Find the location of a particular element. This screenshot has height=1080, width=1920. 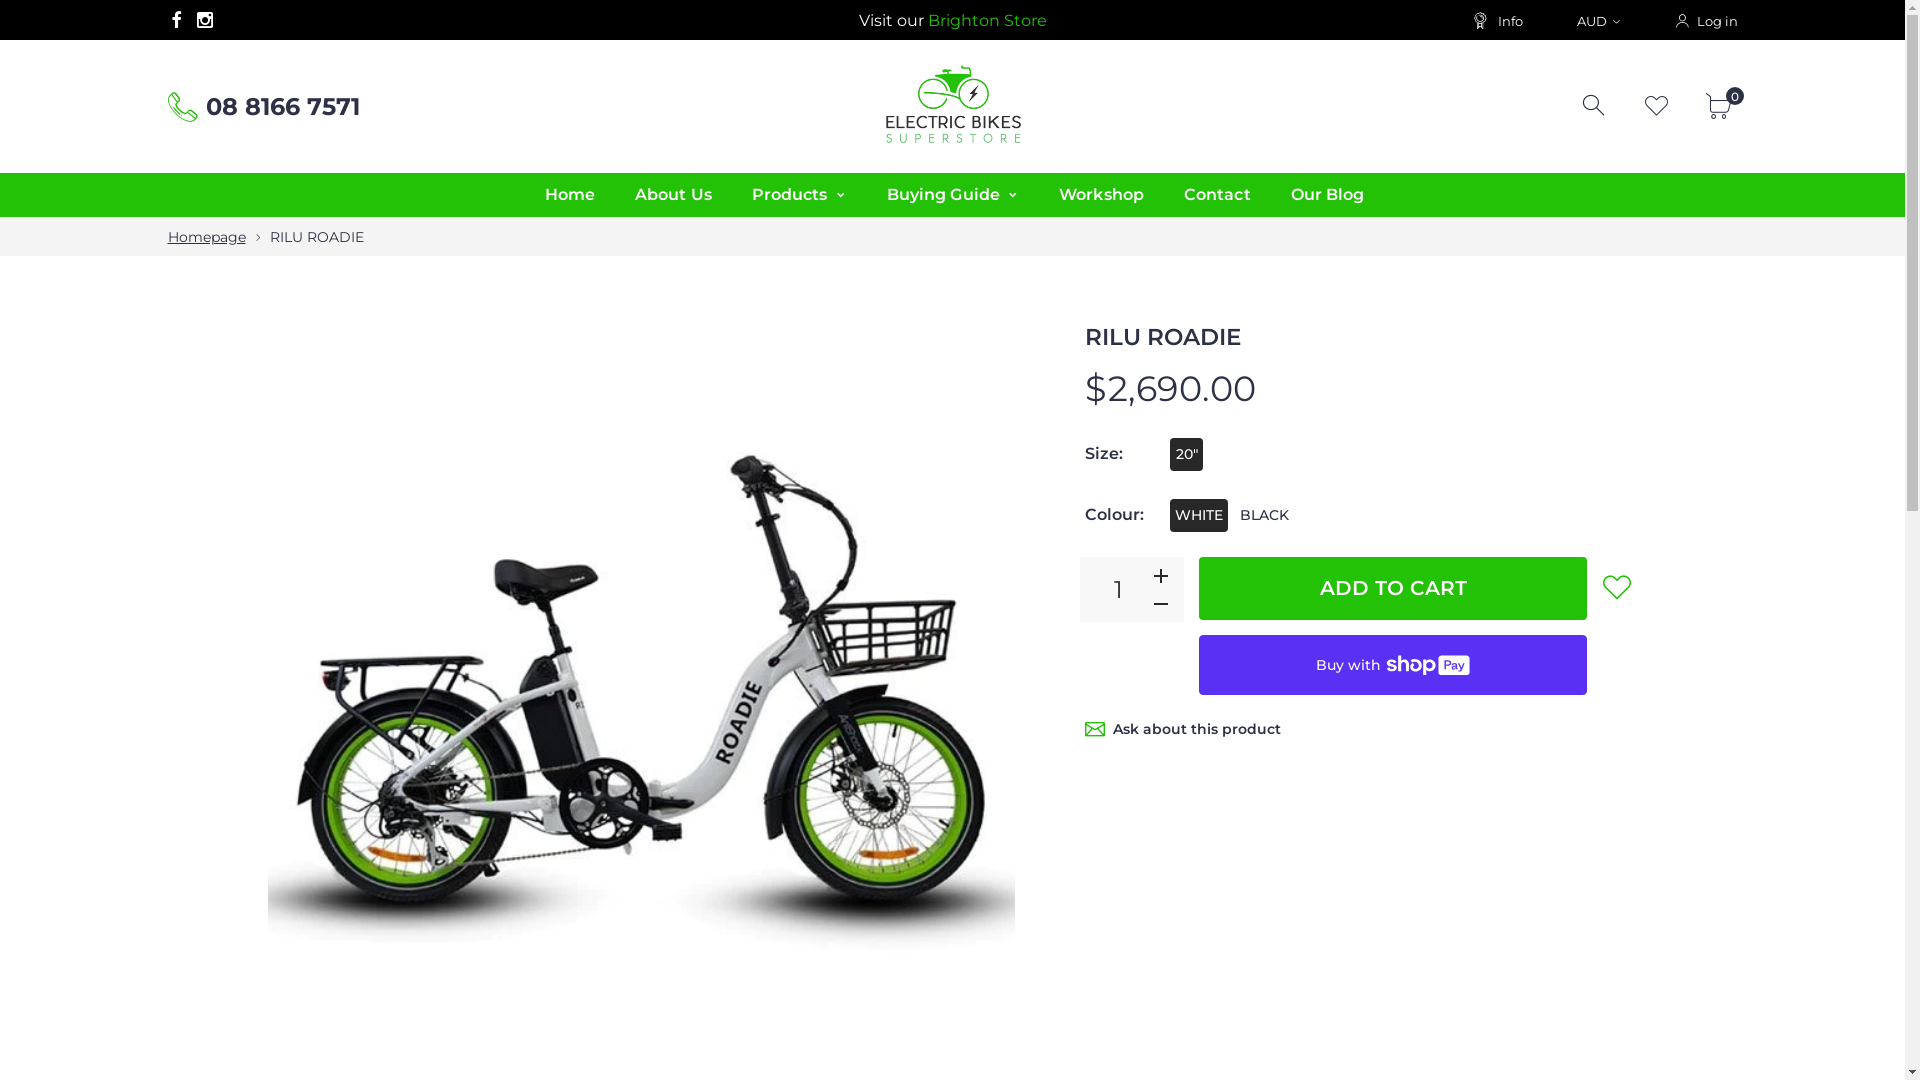

'0' is located at coordinates (1721, 105).